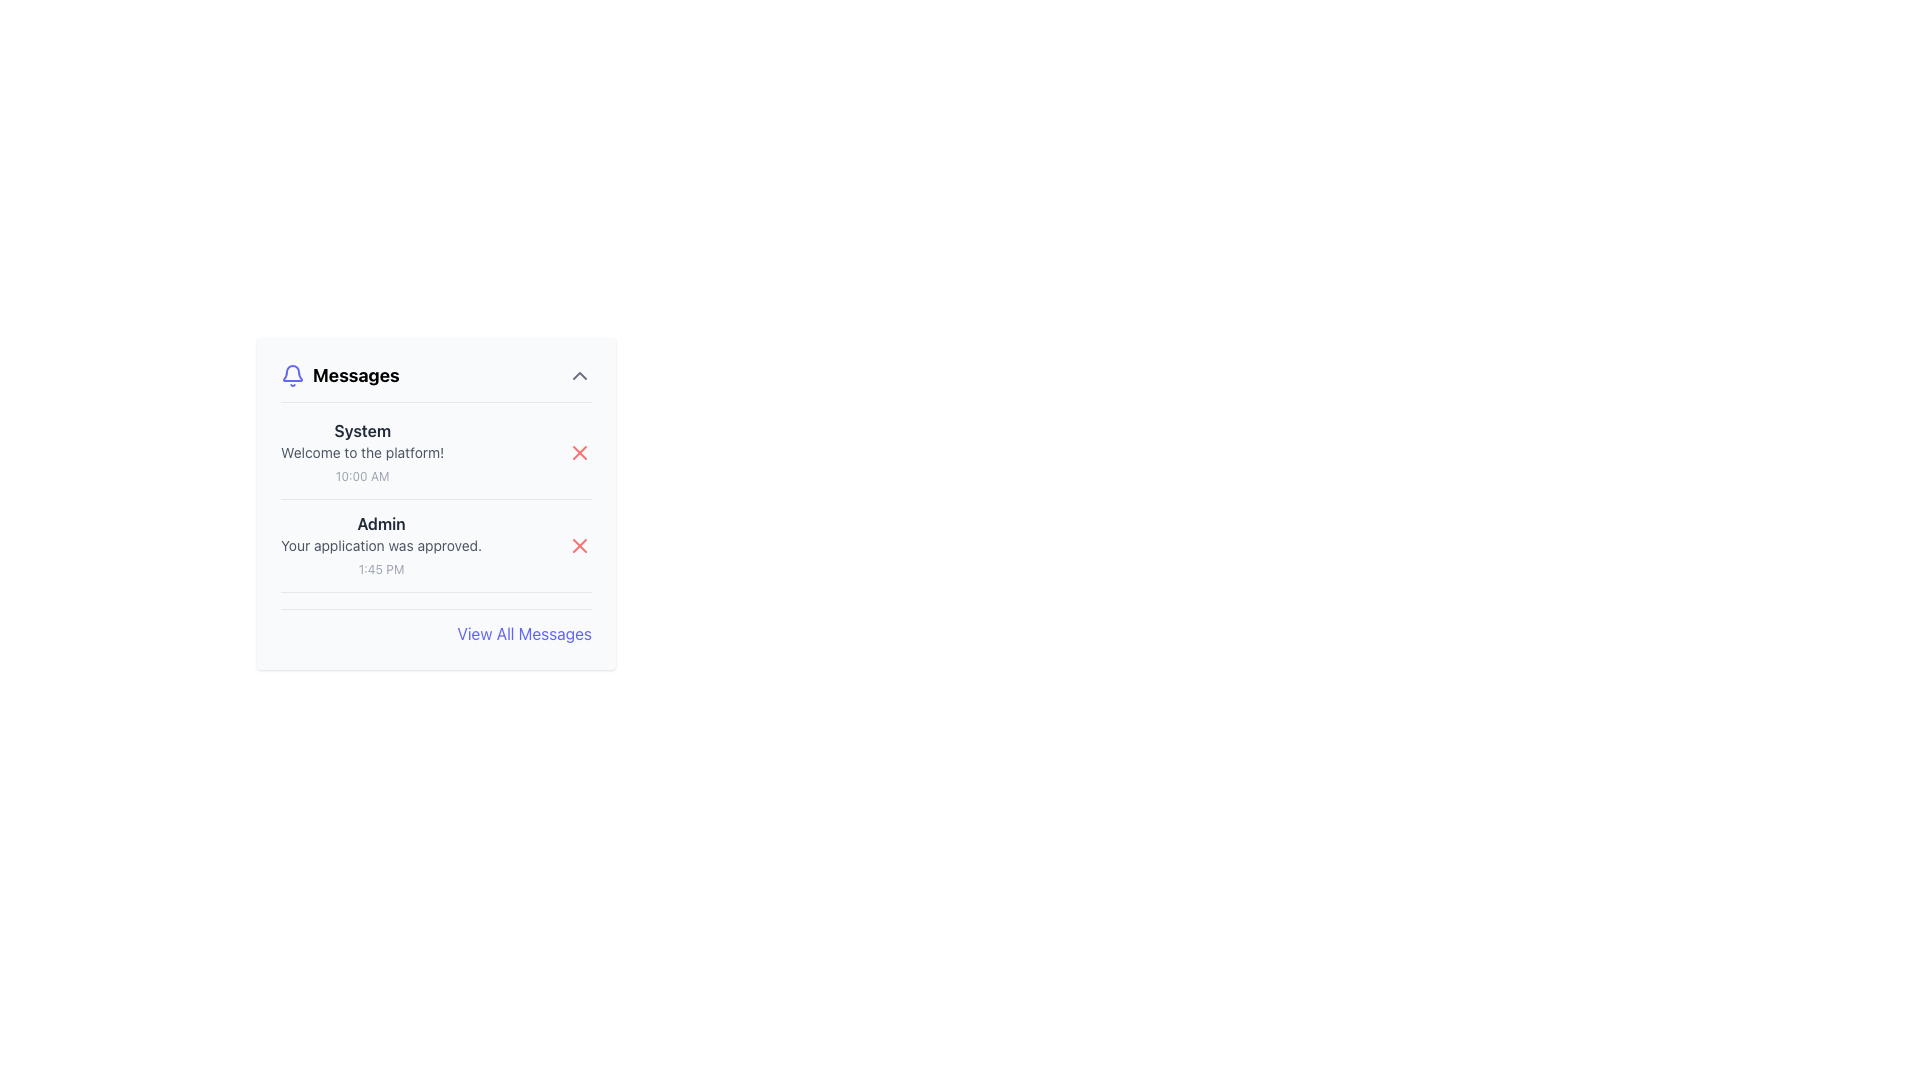 This screenshot has width=1920, height=1080. Describe the element at coordinates (291, 375) in the screenshot. I see `the notification bell icon with an indigo color outline located to the left of the text 'Messages' in the Messages section` at that location.